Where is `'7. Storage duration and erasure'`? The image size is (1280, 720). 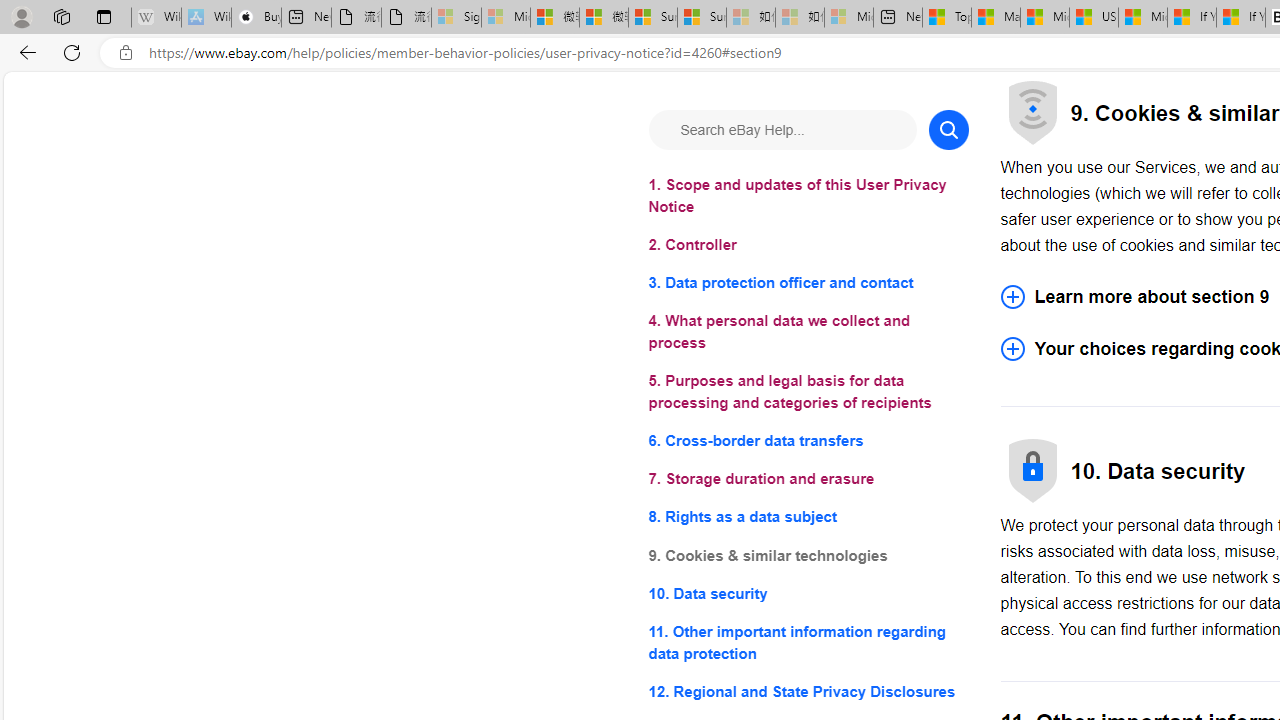
'7. Storage duration and erasure' is located at coordinates (808, 479).